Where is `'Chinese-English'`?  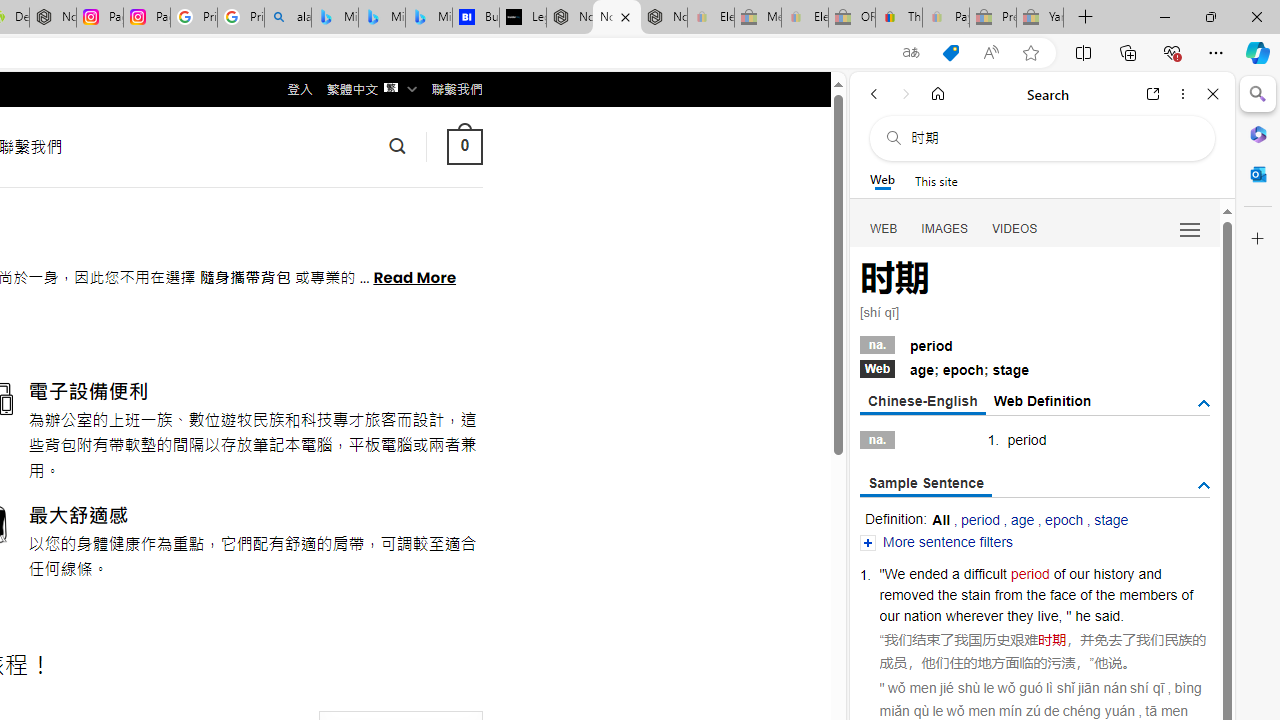
'Chinese-English' is located at coordinates (921, 402).